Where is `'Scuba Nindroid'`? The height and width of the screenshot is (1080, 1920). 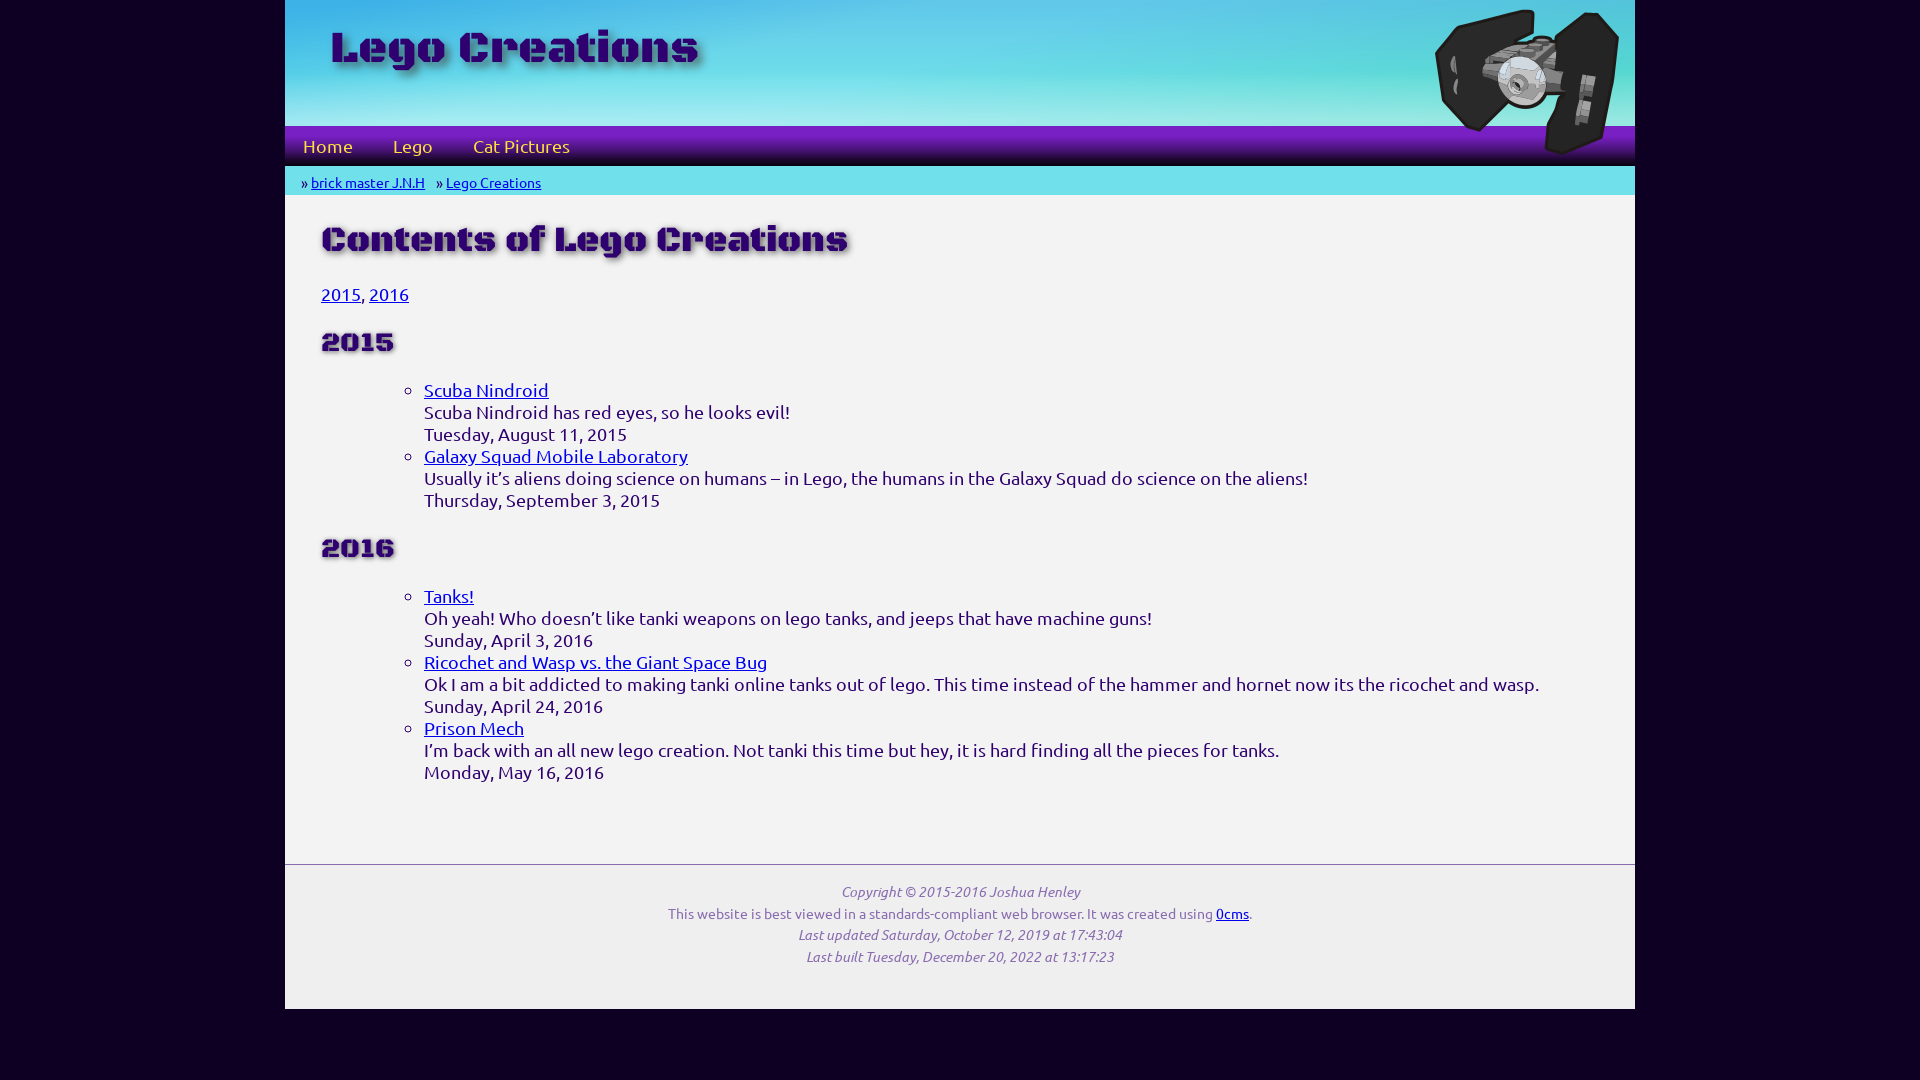 'Scuba Nindroid' is located at coordinates (486, 389).